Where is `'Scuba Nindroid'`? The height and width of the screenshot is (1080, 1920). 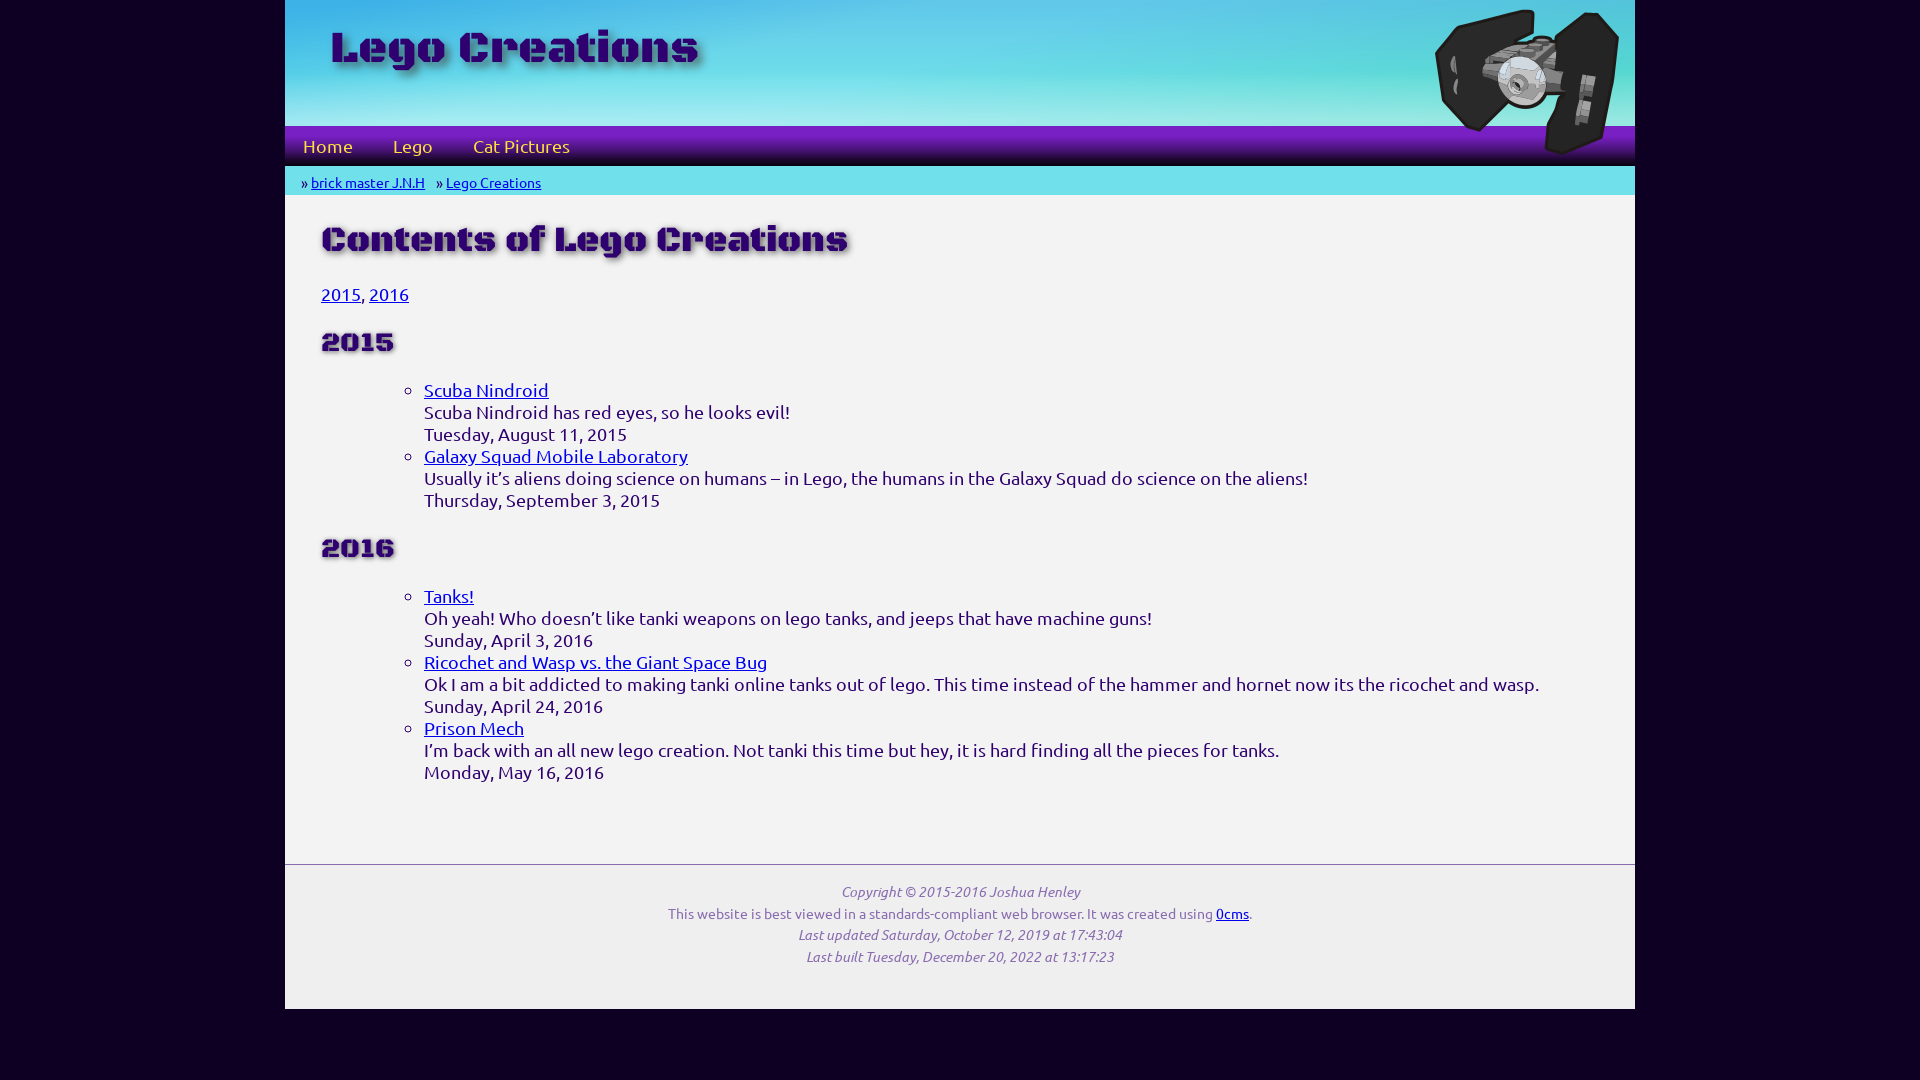 'Scuba Nindroid' is located at coordinates (486, 389).